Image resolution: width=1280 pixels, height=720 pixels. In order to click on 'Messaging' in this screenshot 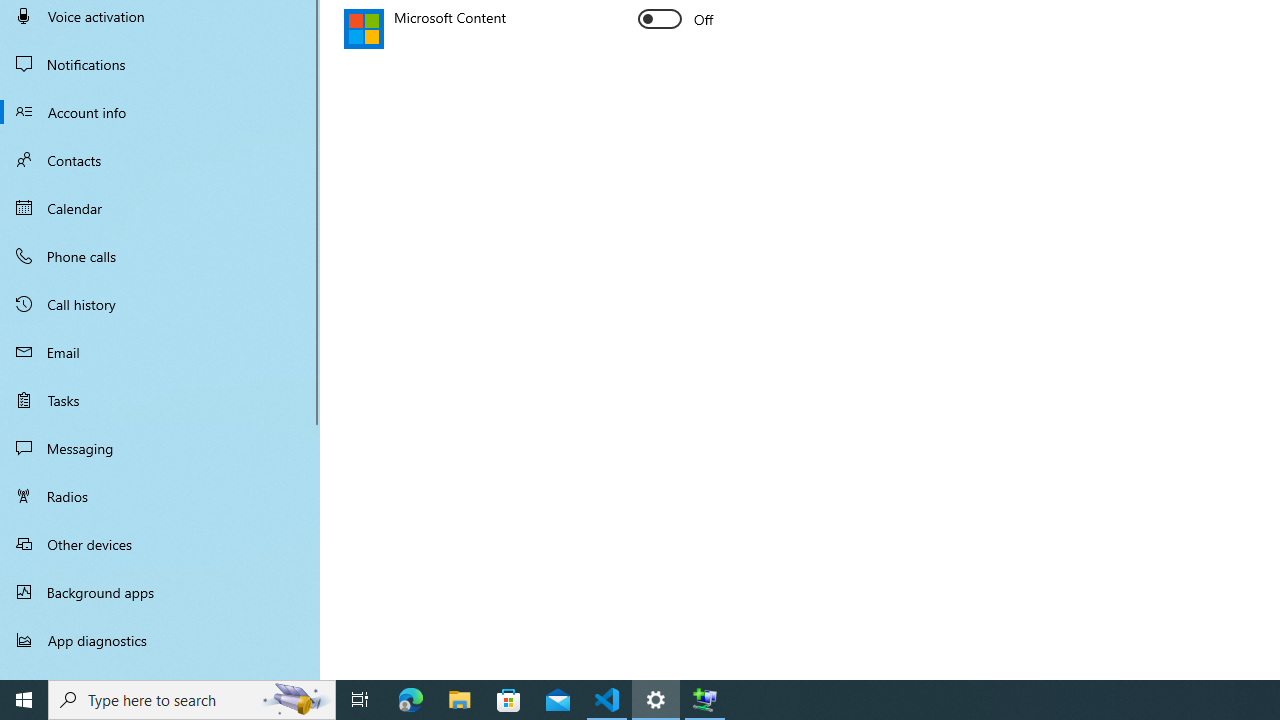, I will do `click(160, 447)`.